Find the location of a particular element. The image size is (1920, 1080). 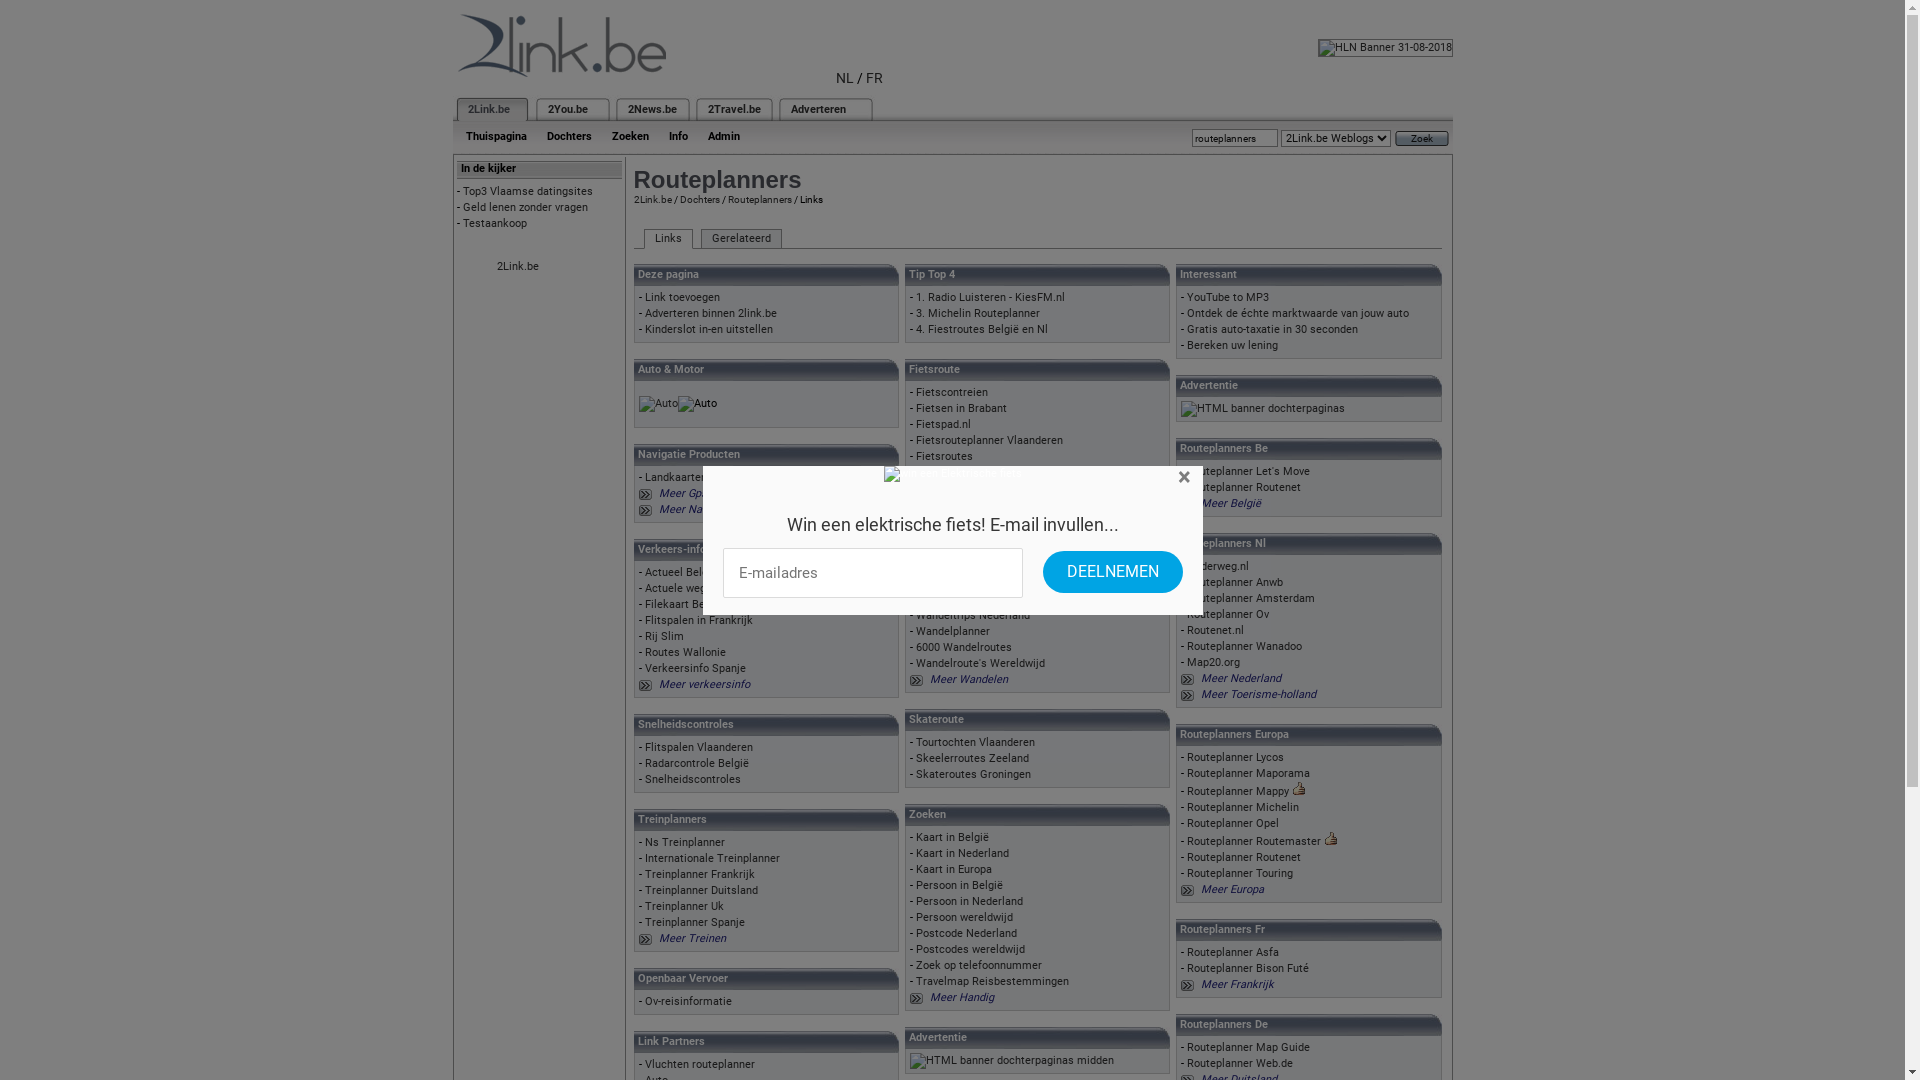

'FR' is located at coordinates (874, 76).